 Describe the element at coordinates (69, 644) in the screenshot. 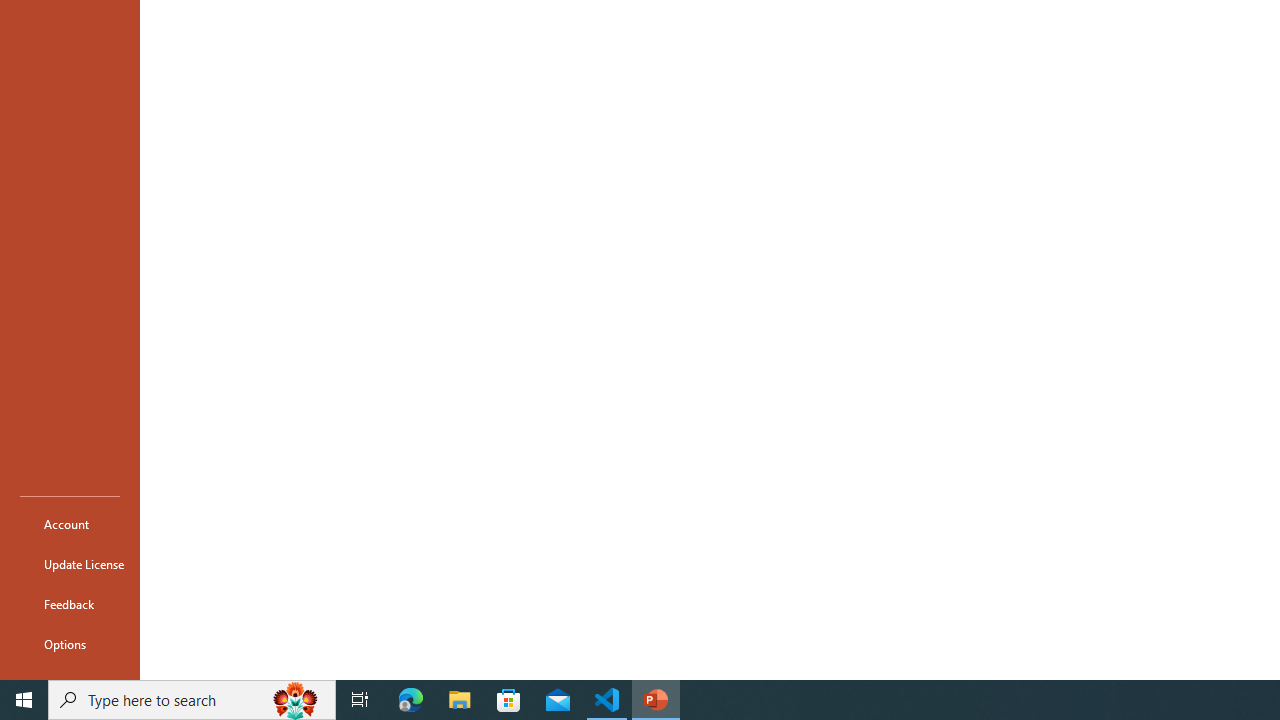

I see `'Options'` at that location.